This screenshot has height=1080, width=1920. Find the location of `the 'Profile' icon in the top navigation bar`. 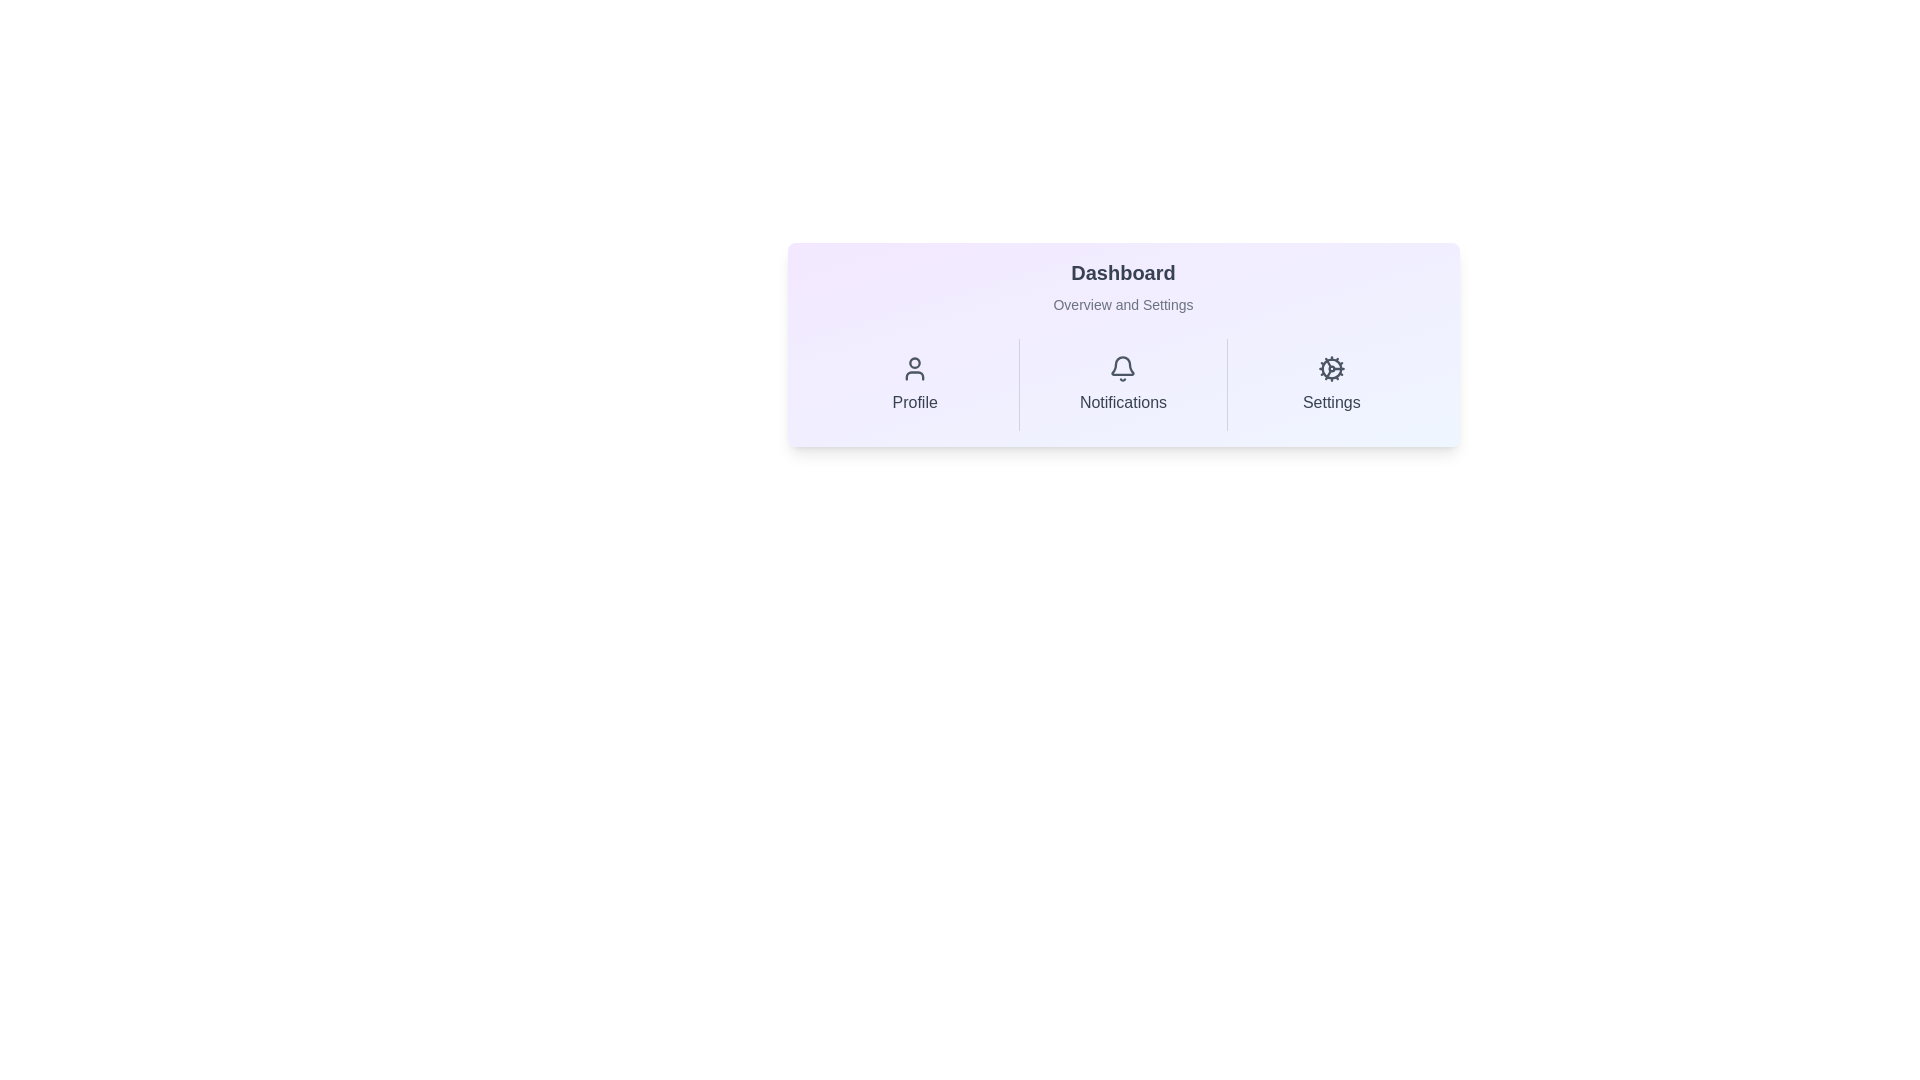

the 'Profile' icon in the top navigation bar is located at coordinates (914, 375).